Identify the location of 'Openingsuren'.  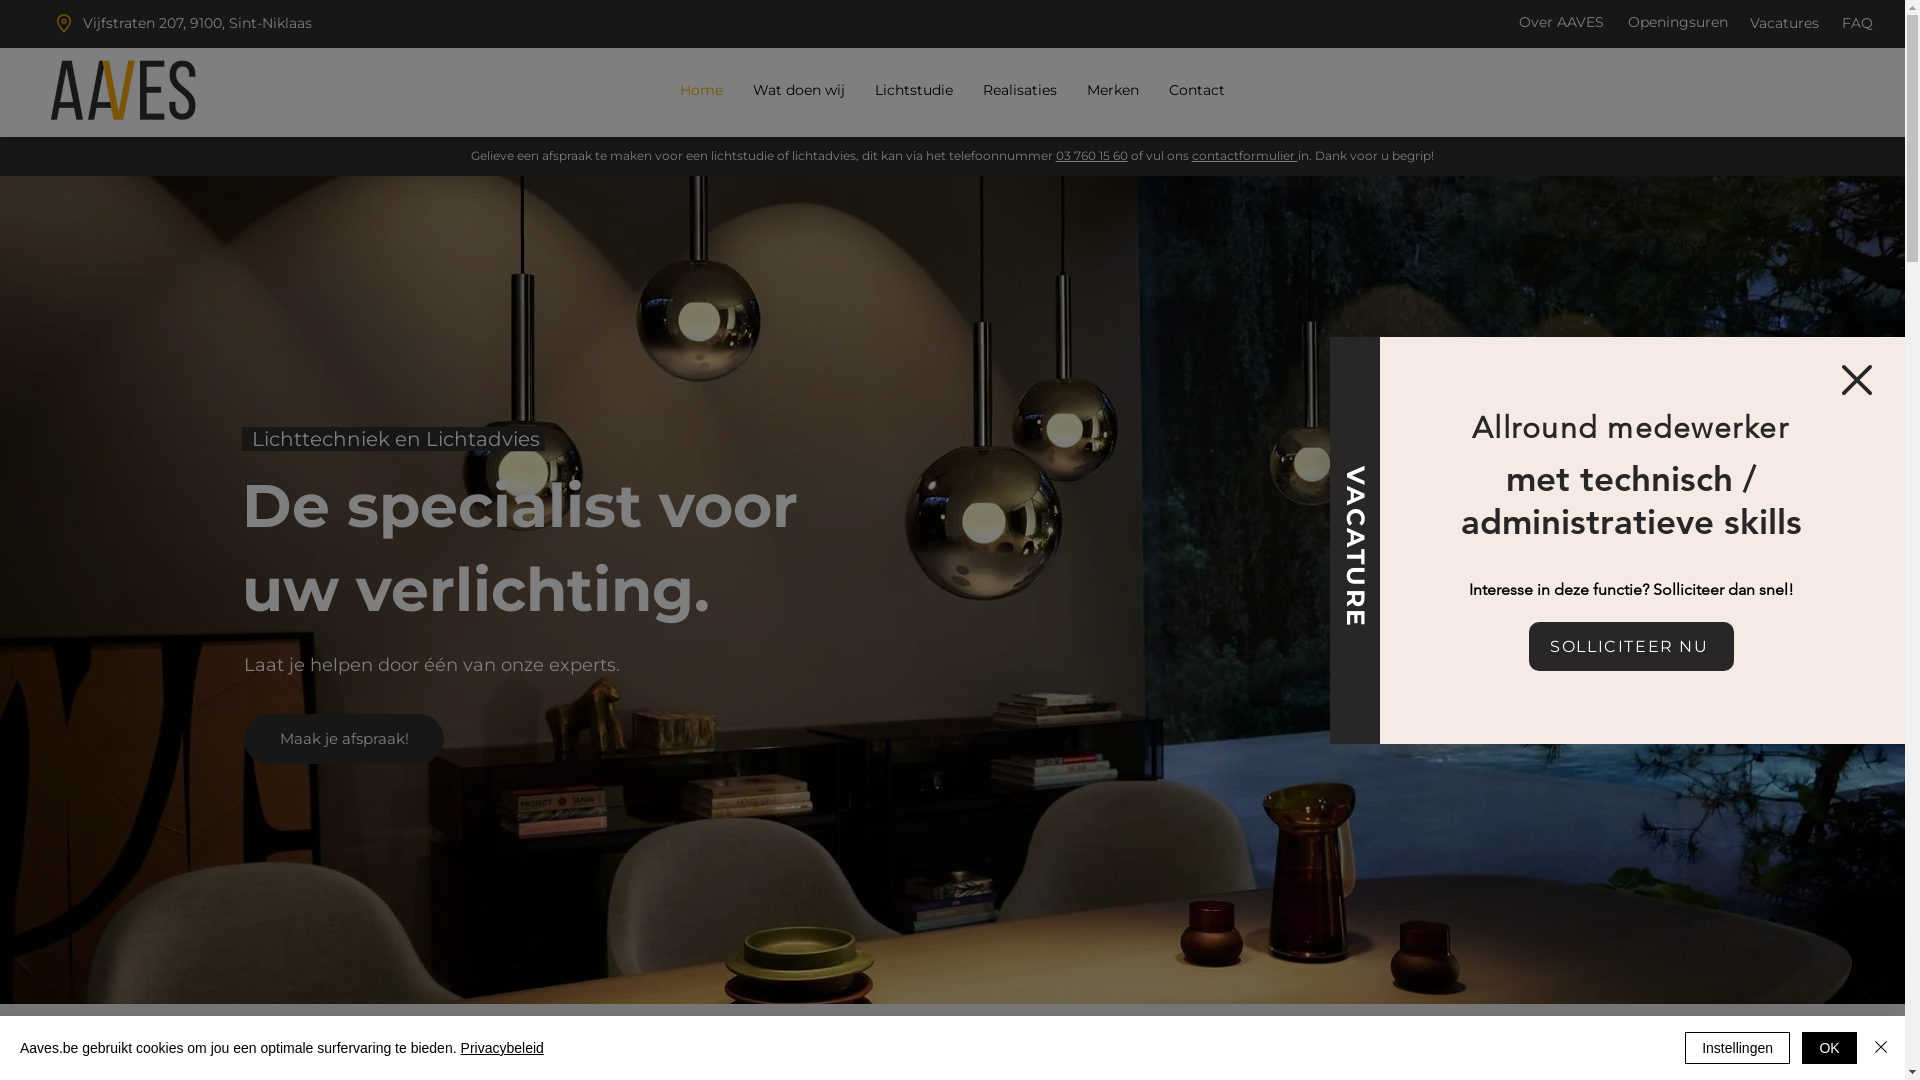
(1678, 22).